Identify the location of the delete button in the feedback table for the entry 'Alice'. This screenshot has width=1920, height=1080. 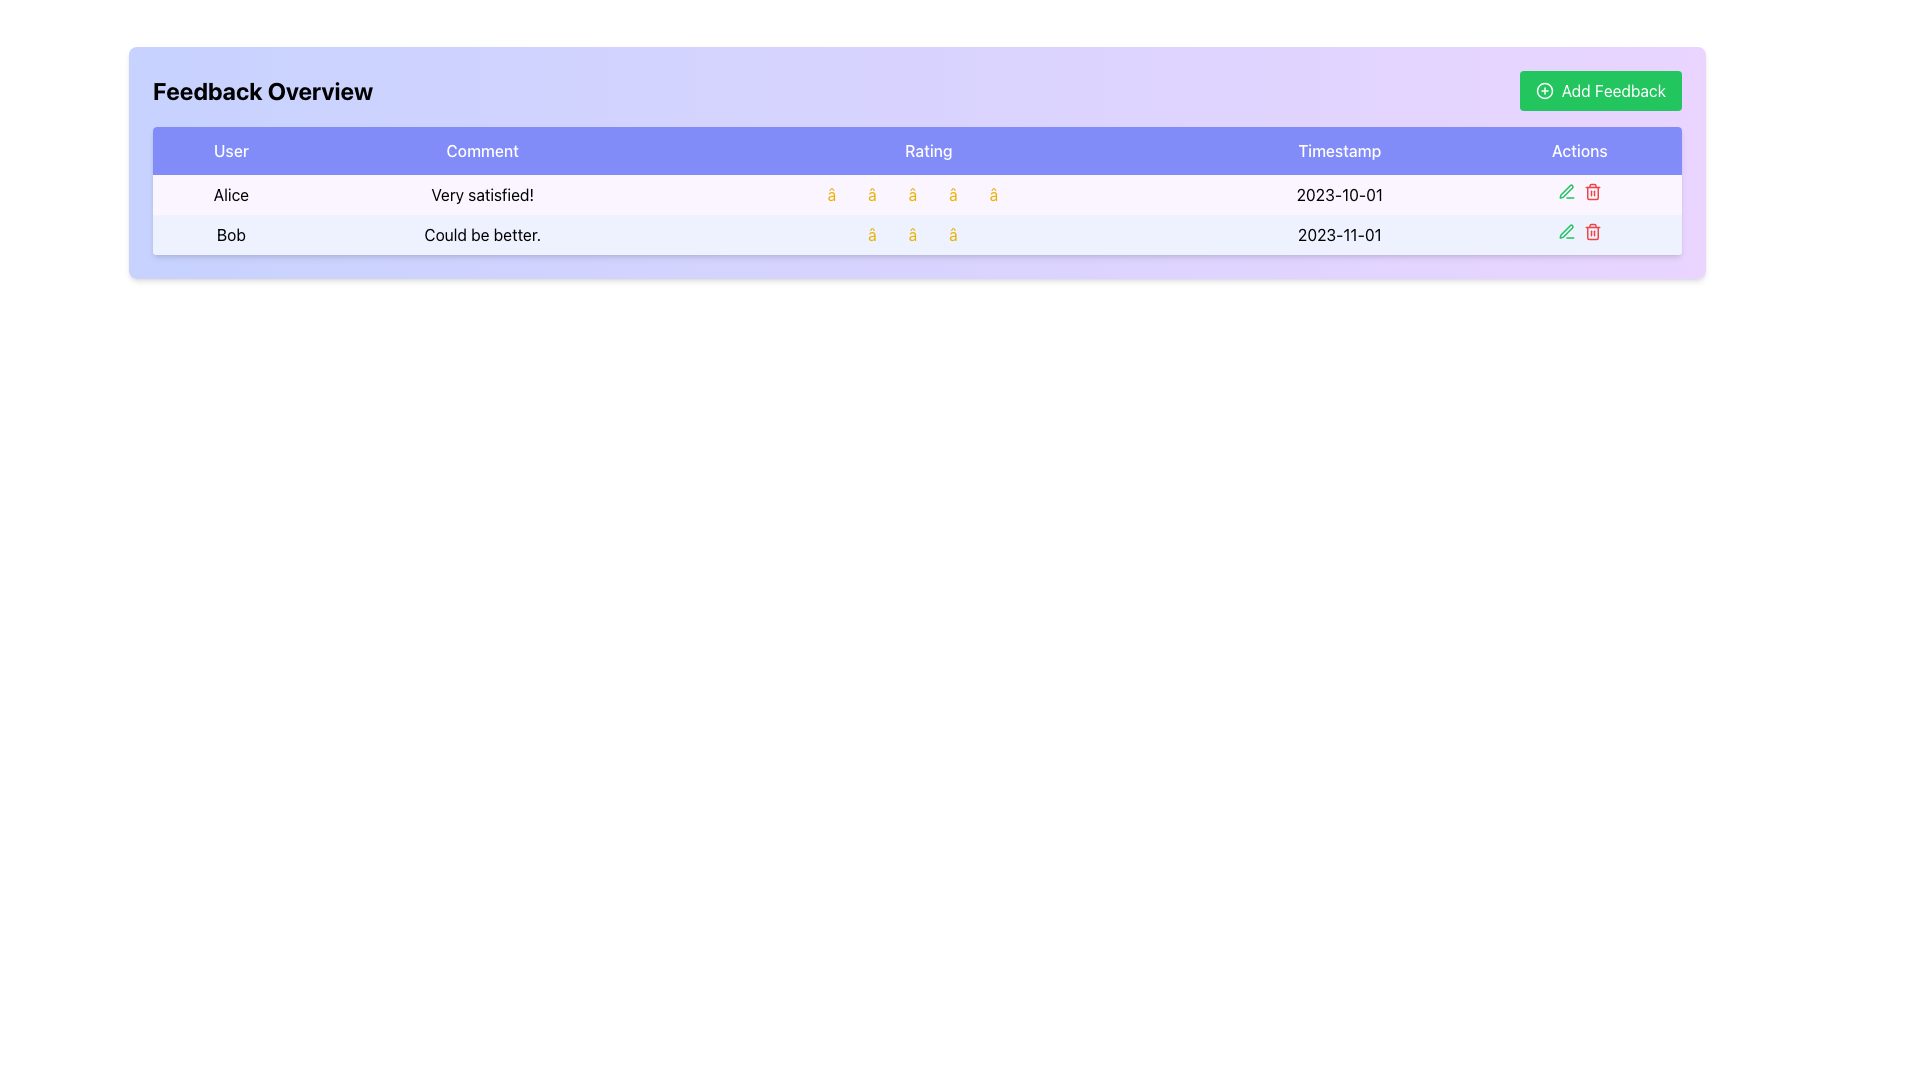
(1591, 192).